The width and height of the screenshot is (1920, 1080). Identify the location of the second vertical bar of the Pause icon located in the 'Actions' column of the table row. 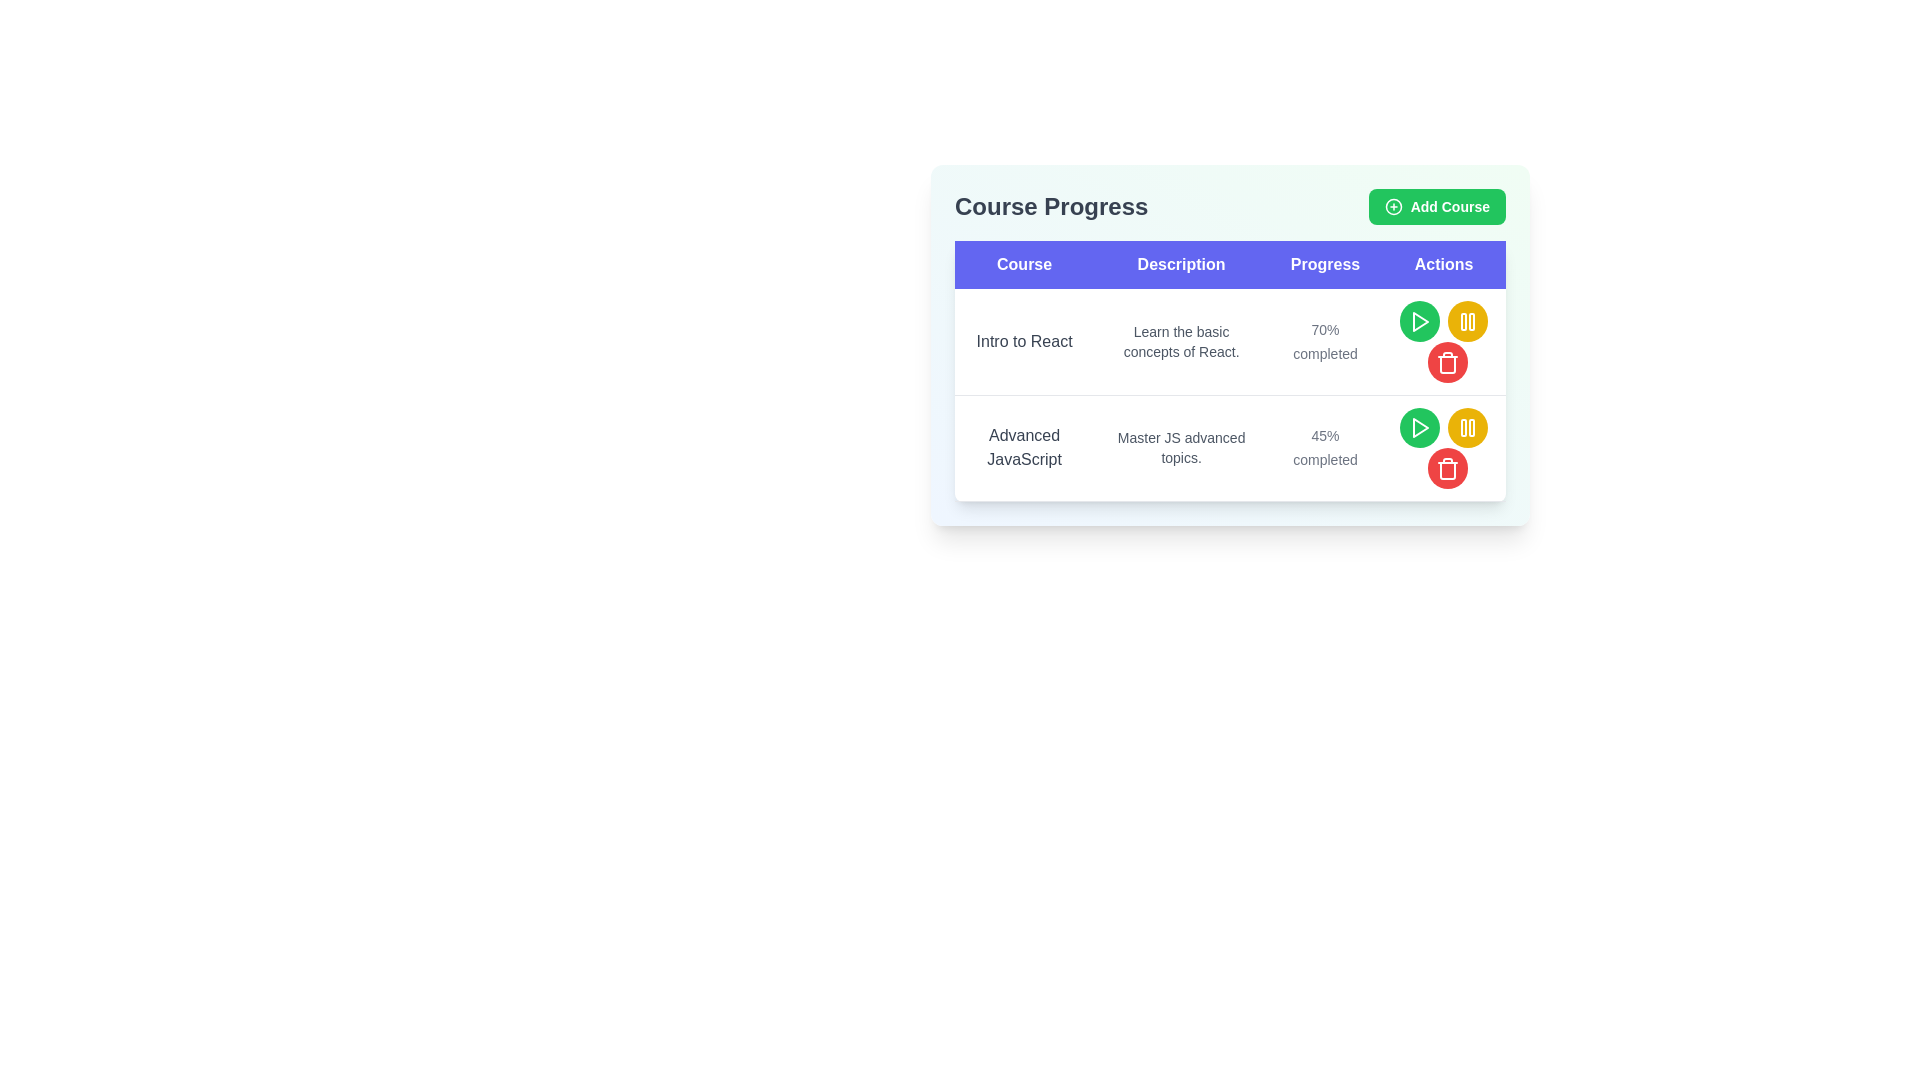
(1472, 427).